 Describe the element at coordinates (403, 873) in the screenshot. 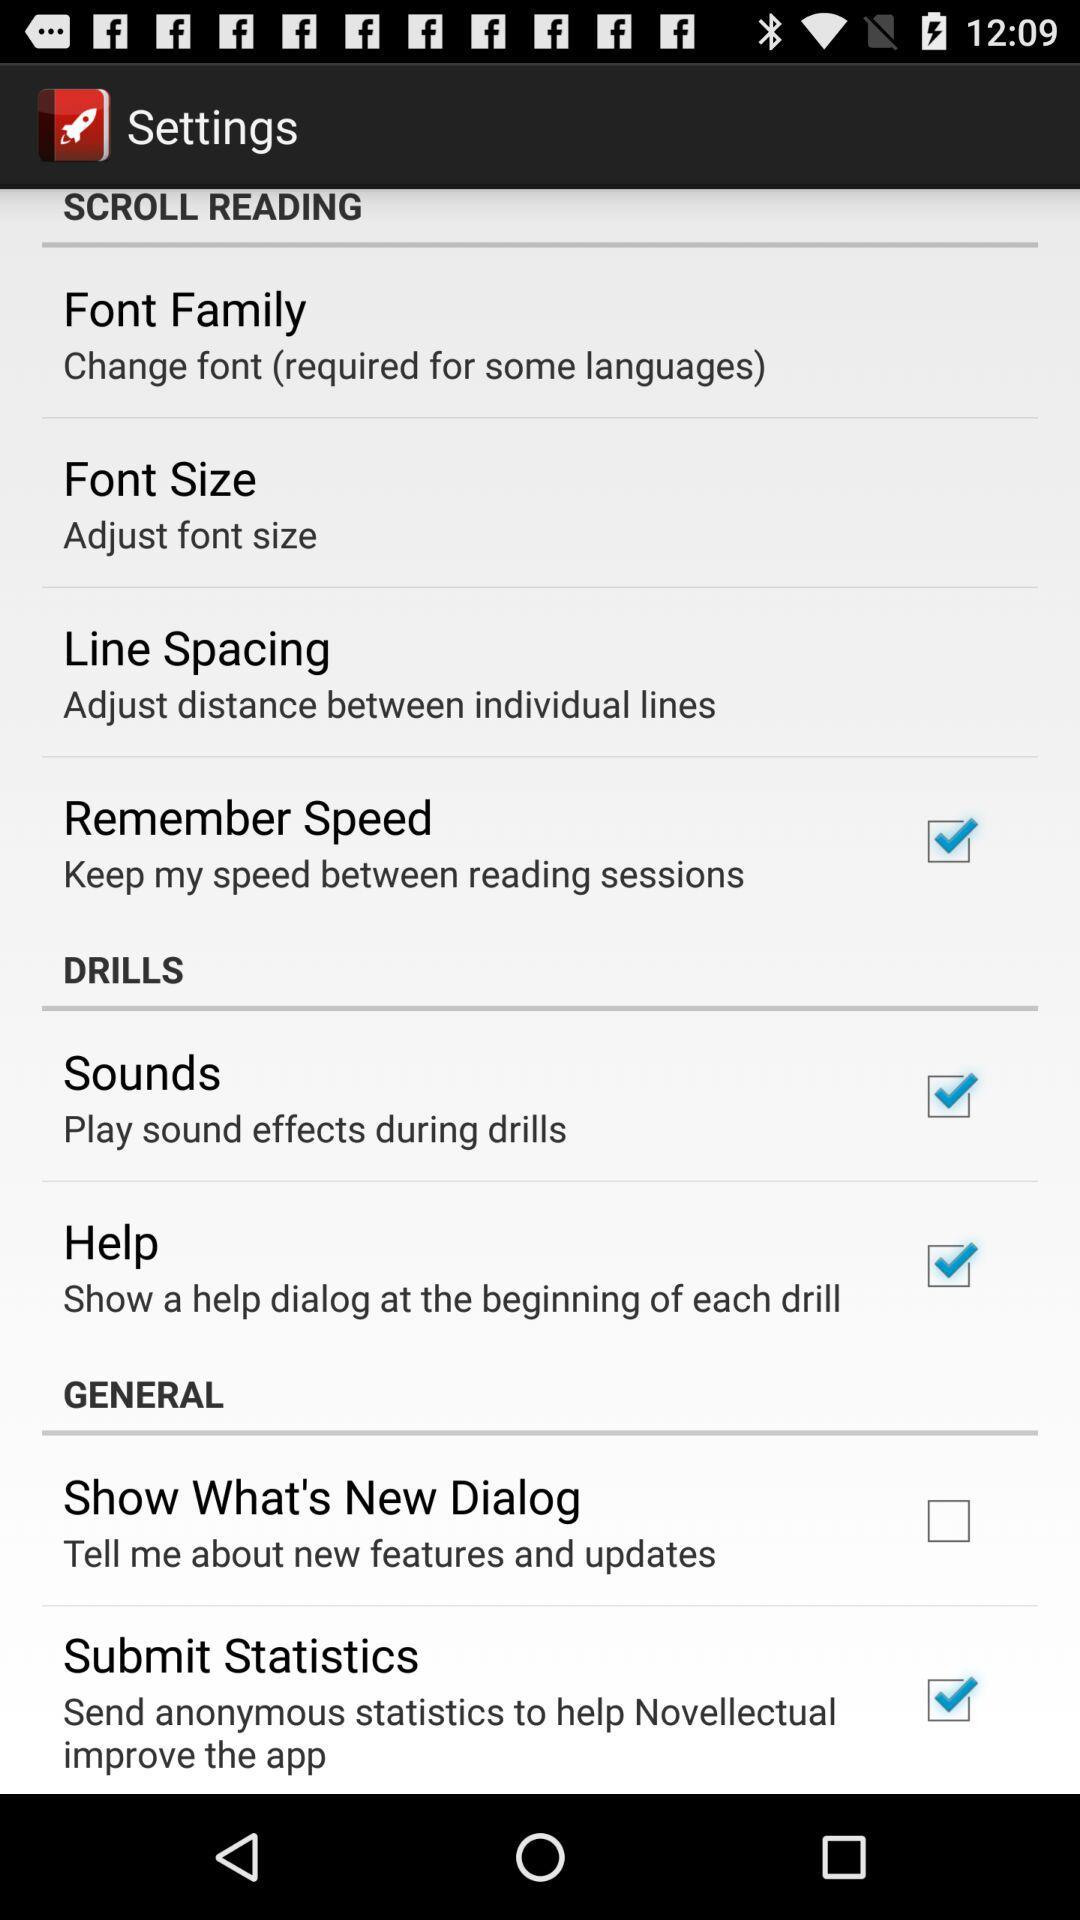

I see `app below the remember speed app` at that location.